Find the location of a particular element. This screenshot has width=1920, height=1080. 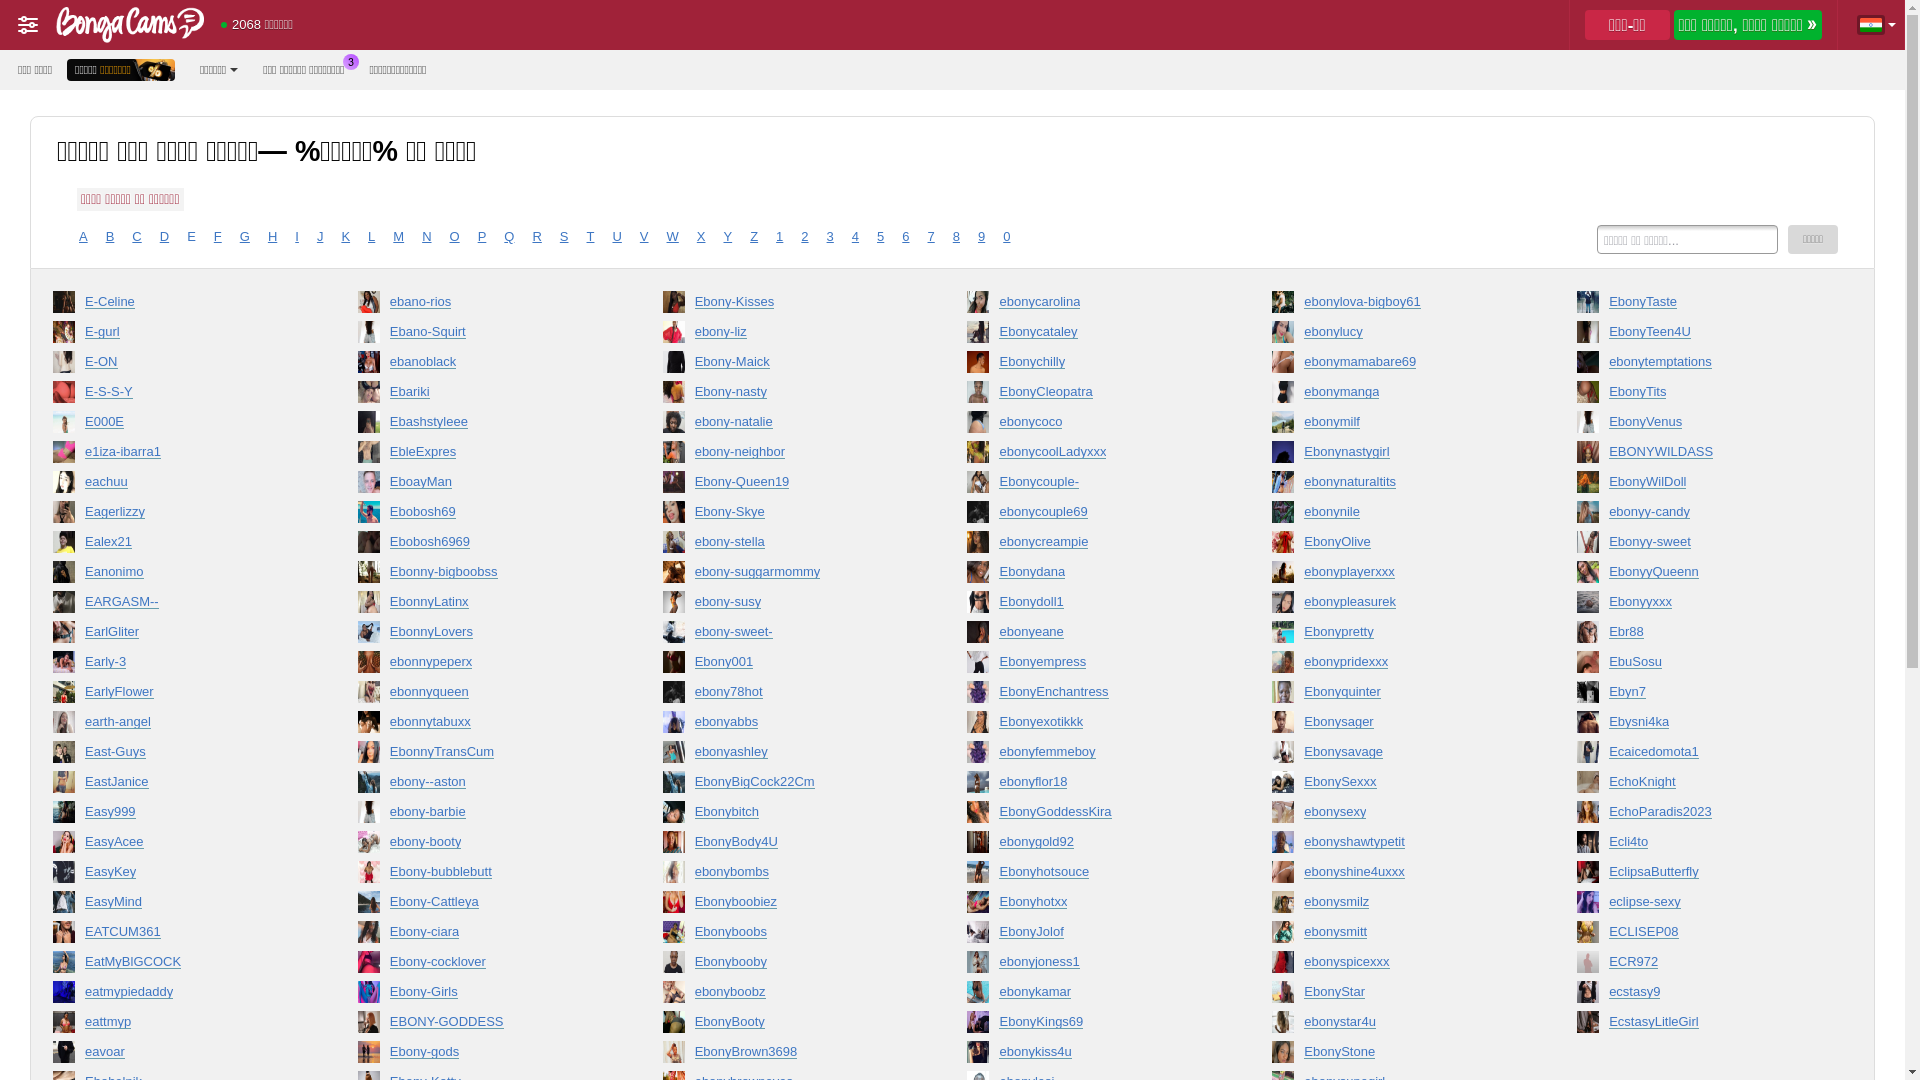

'Ebonycouple-' is located at coordinates (1089, 486).